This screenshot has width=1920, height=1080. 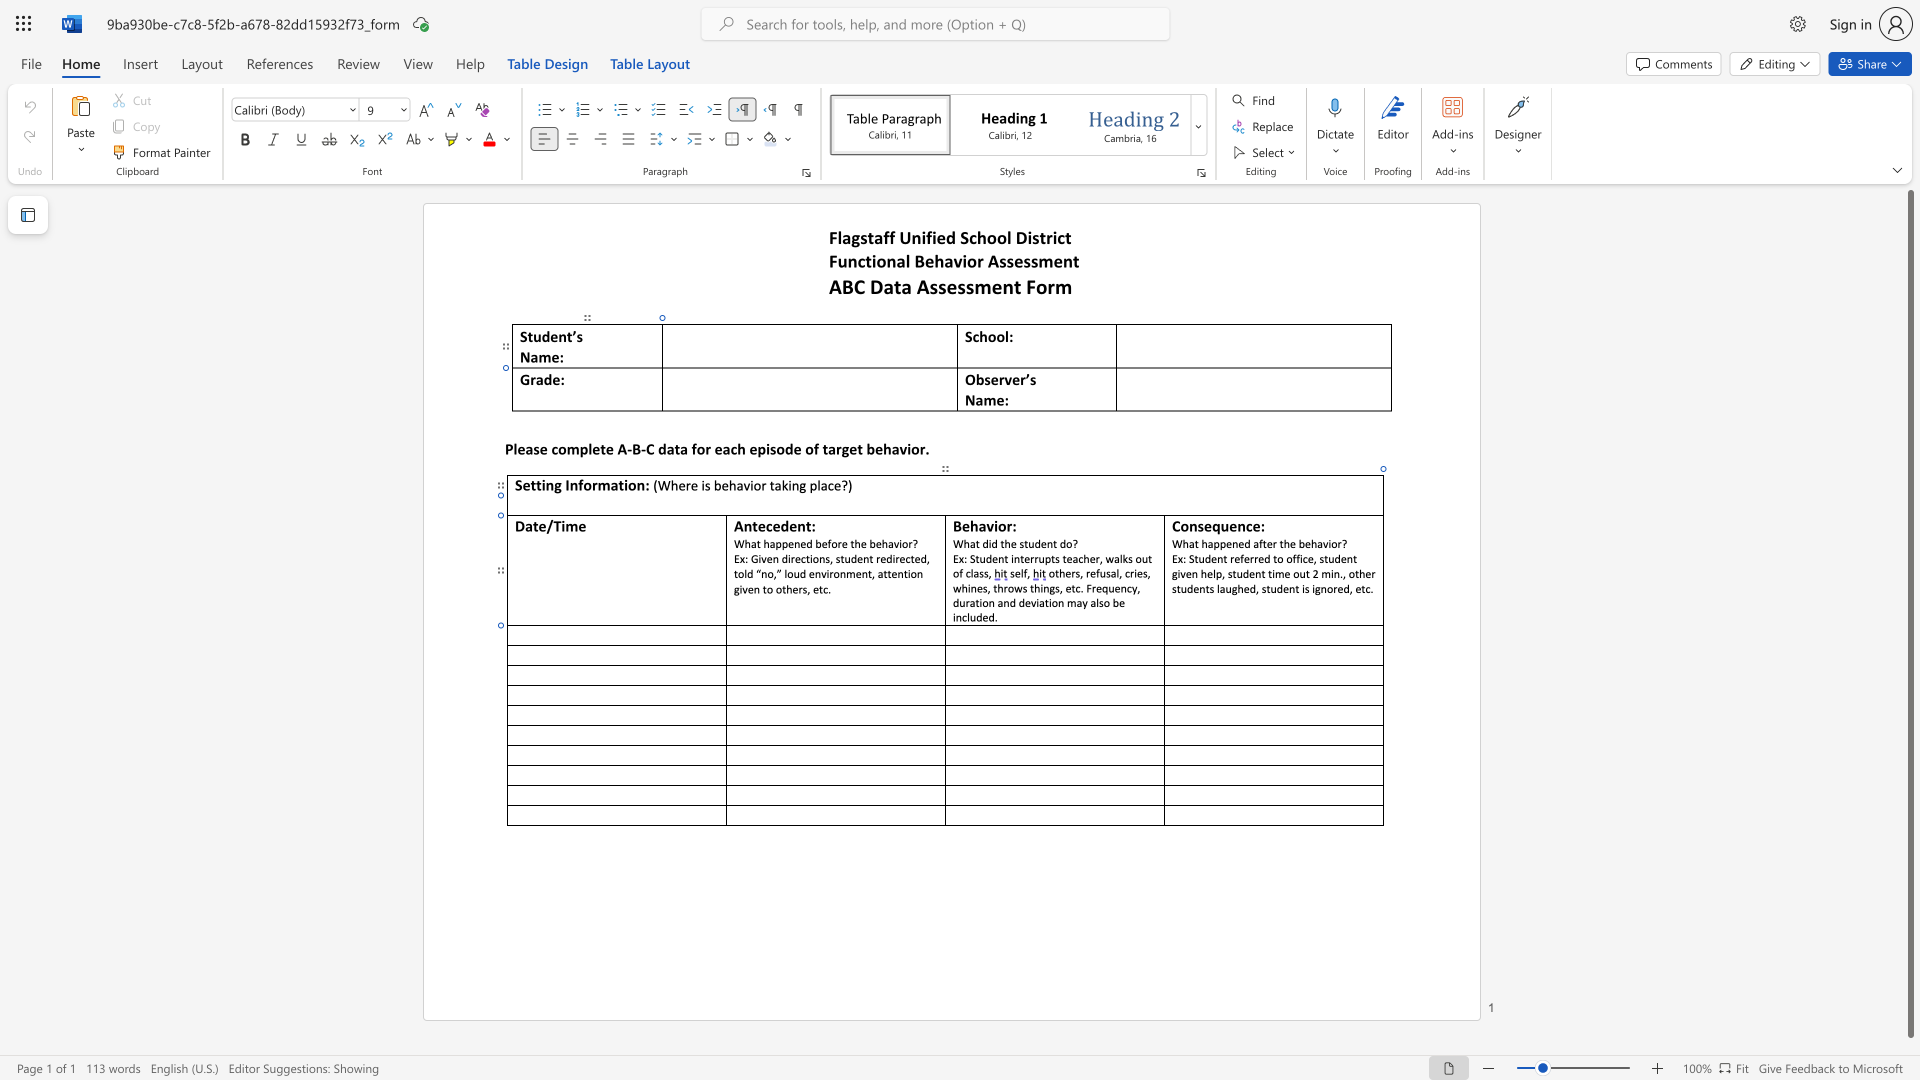 What do you see at coordinates (1176, 525) in the screenshot?
I see `the 1th character "C" in the text` at bounding box center [1176, 525].